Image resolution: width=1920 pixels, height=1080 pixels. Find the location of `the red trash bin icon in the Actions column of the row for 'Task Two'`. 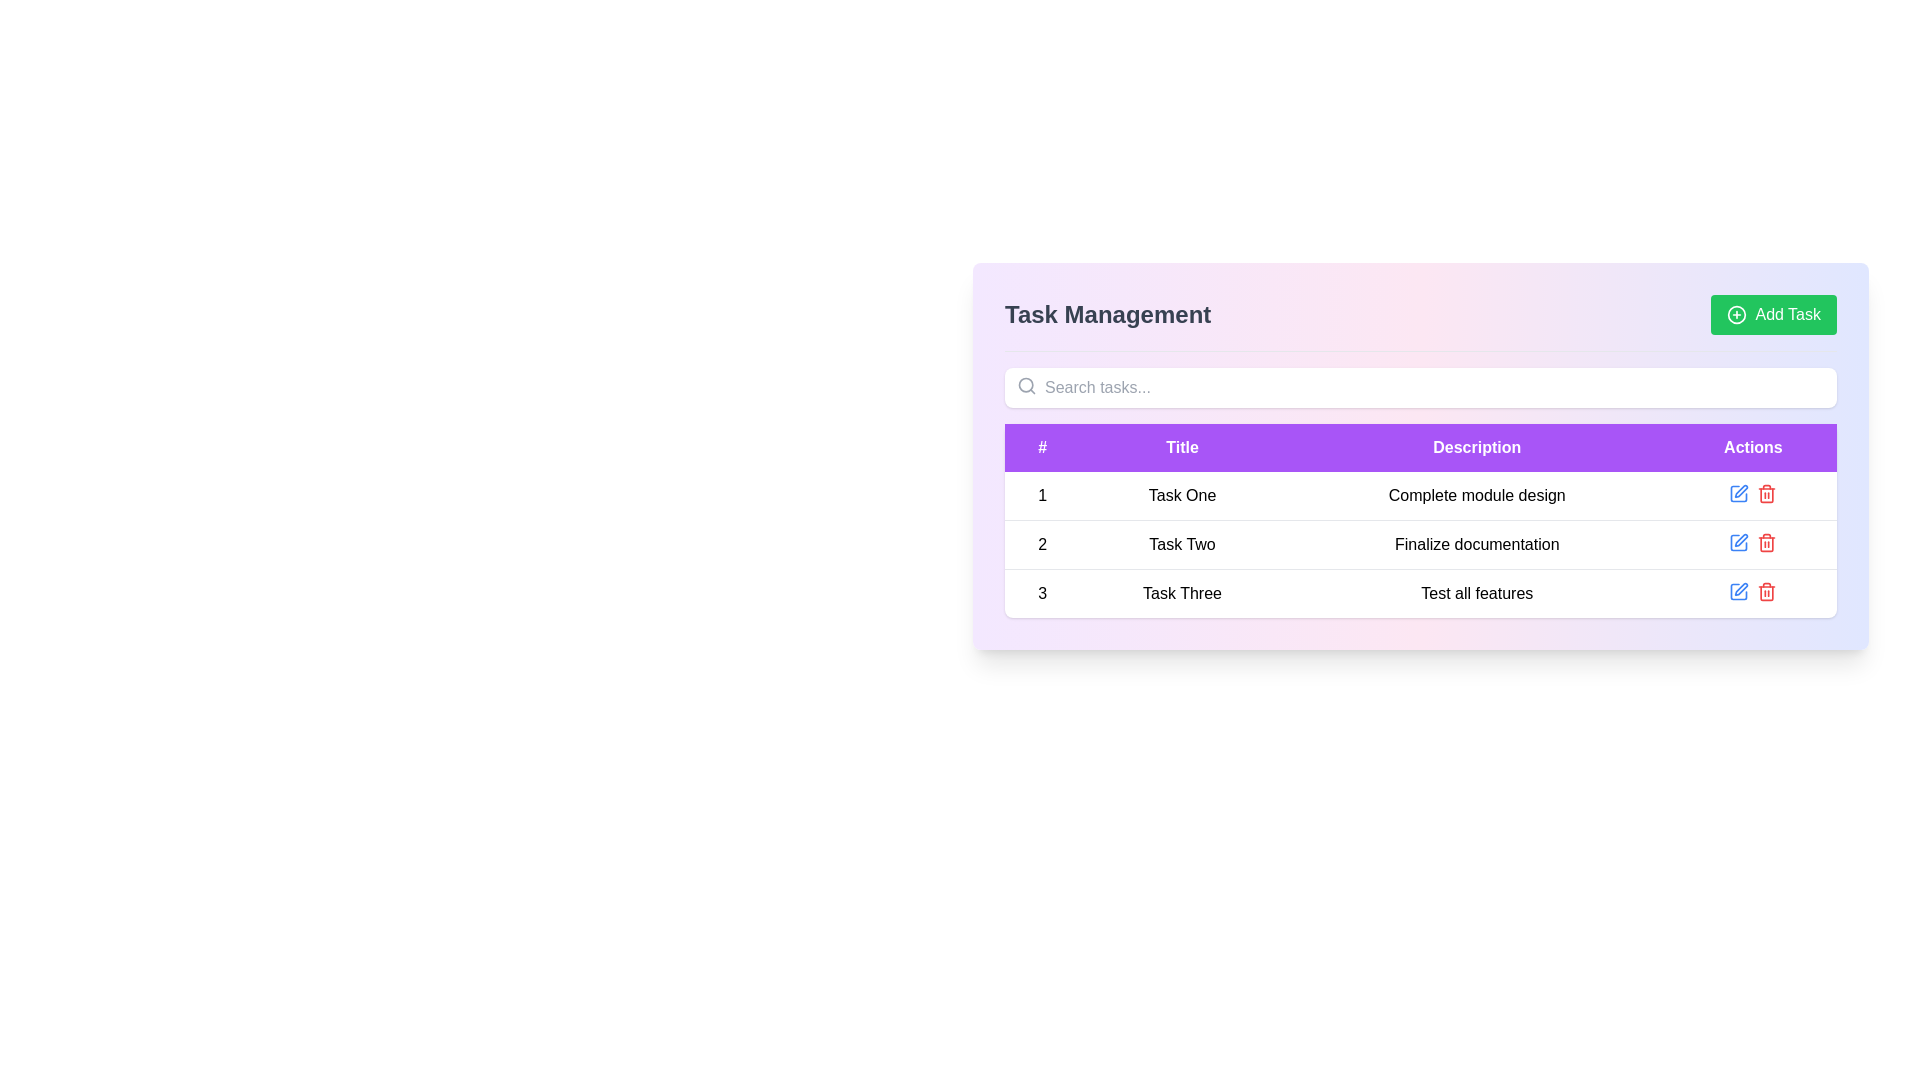

the red trash bin icon in the Actions column of the row for 'Task Two' is located at coordinates (1751, 543).